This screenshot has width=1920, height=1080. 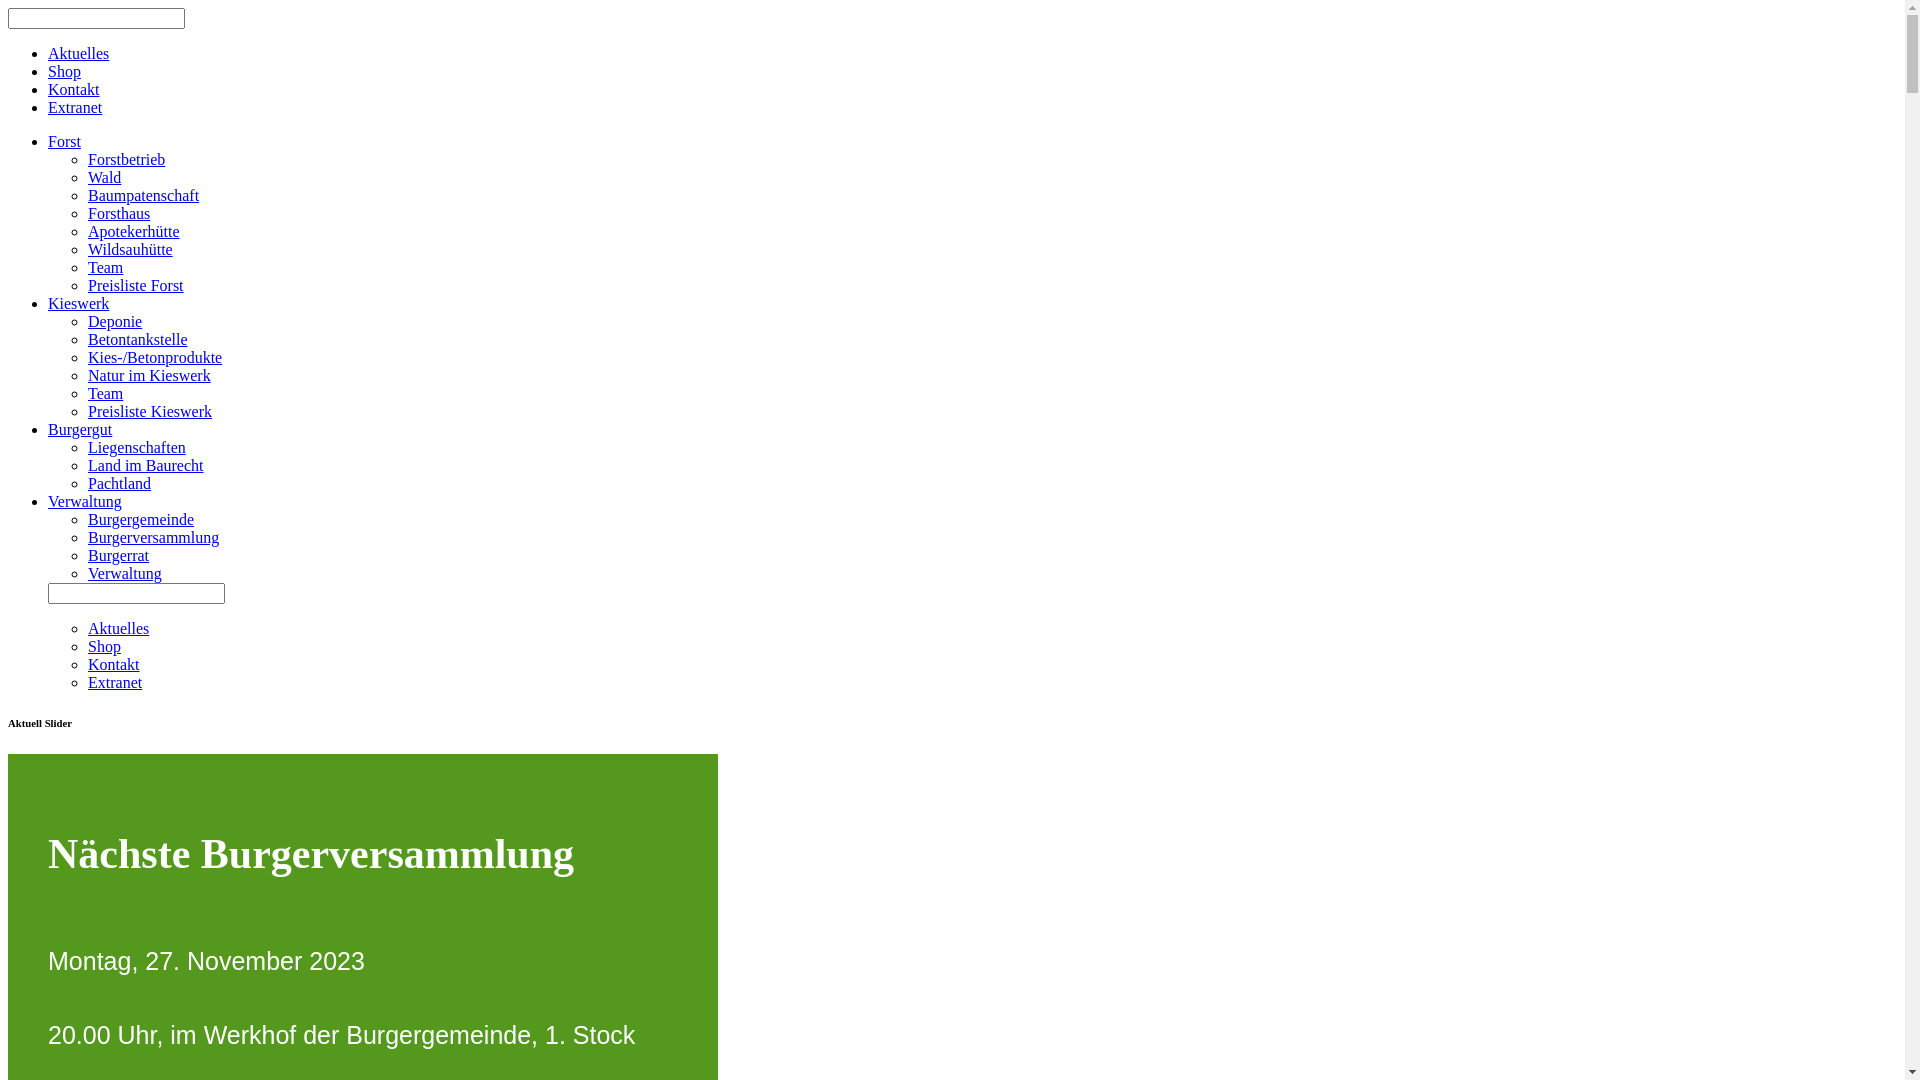 What do you see at coordinates (48, 140) in the screenshot?
I see `'Forst'` at bounding box center [48, 140].